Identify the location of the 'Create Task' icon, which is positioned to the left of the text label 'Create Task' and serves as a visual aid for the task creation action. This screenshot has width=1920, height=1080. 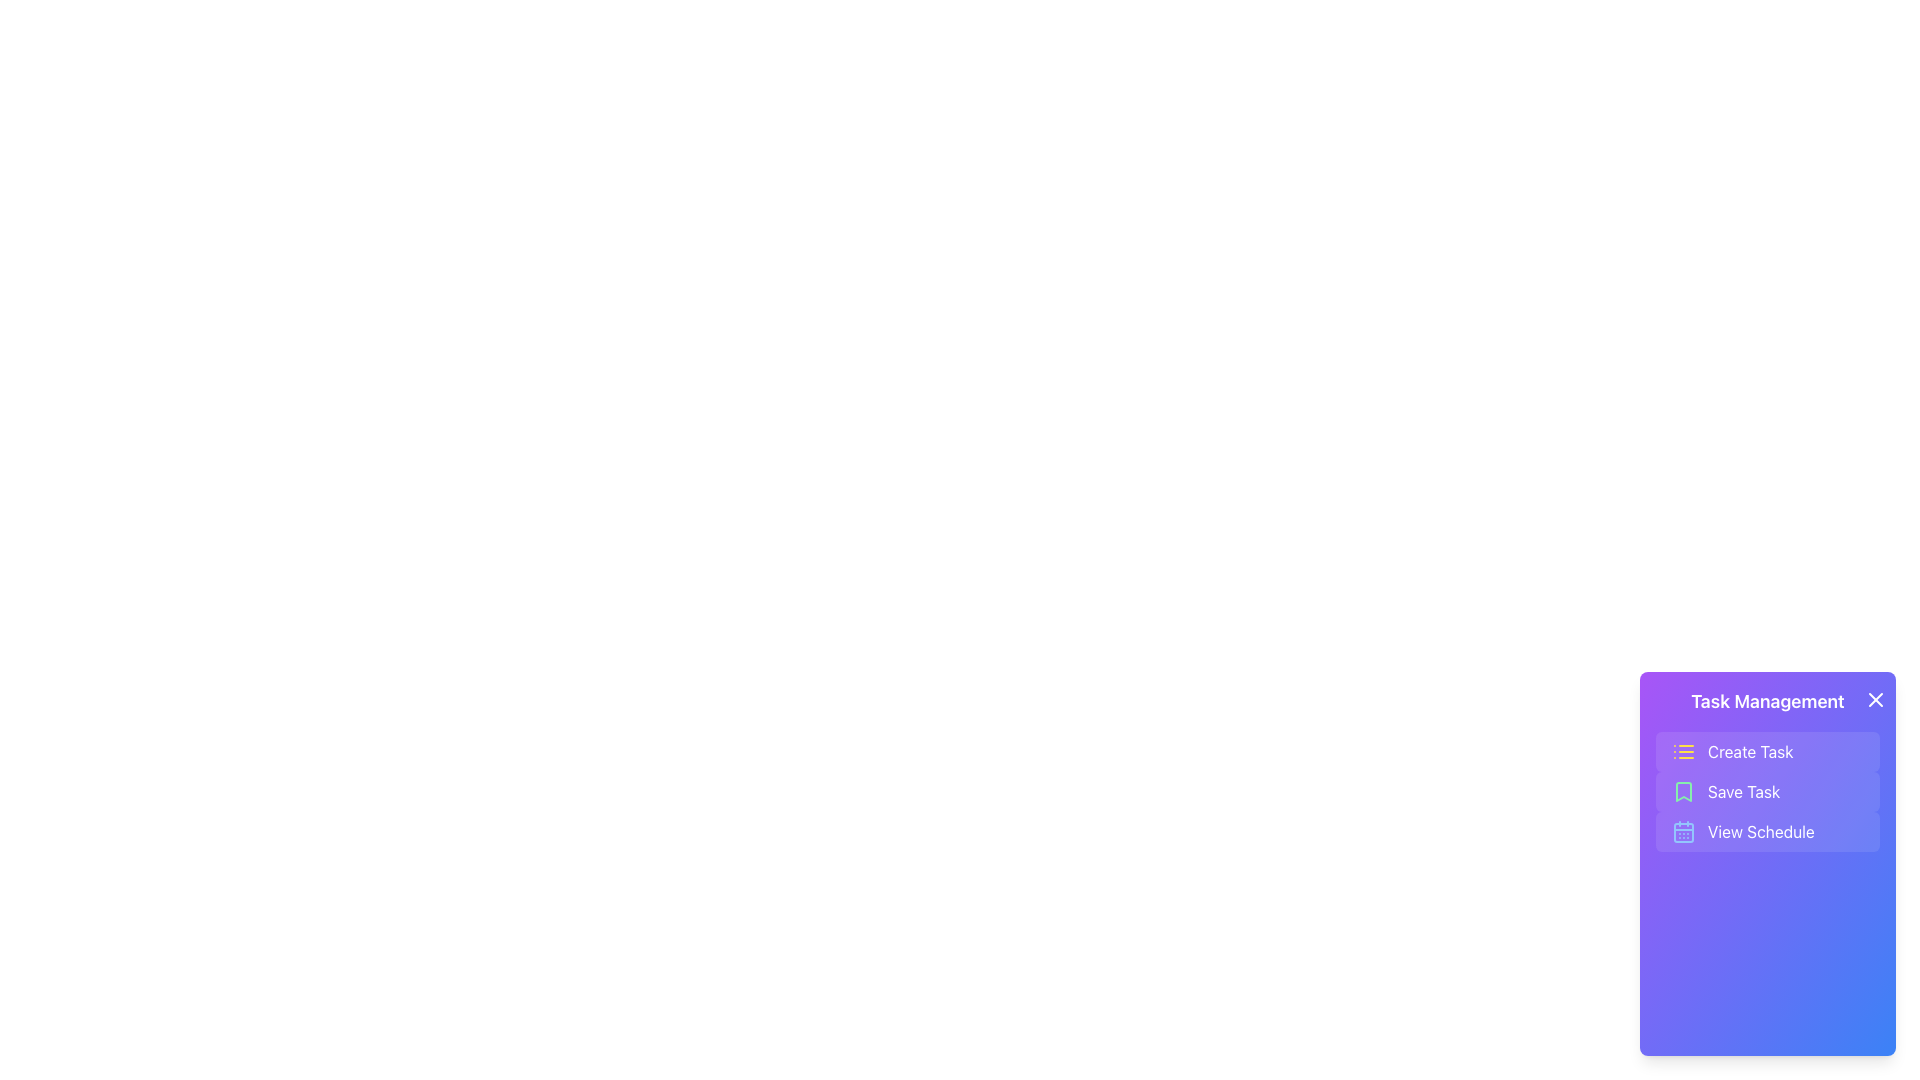
(1683, 752).